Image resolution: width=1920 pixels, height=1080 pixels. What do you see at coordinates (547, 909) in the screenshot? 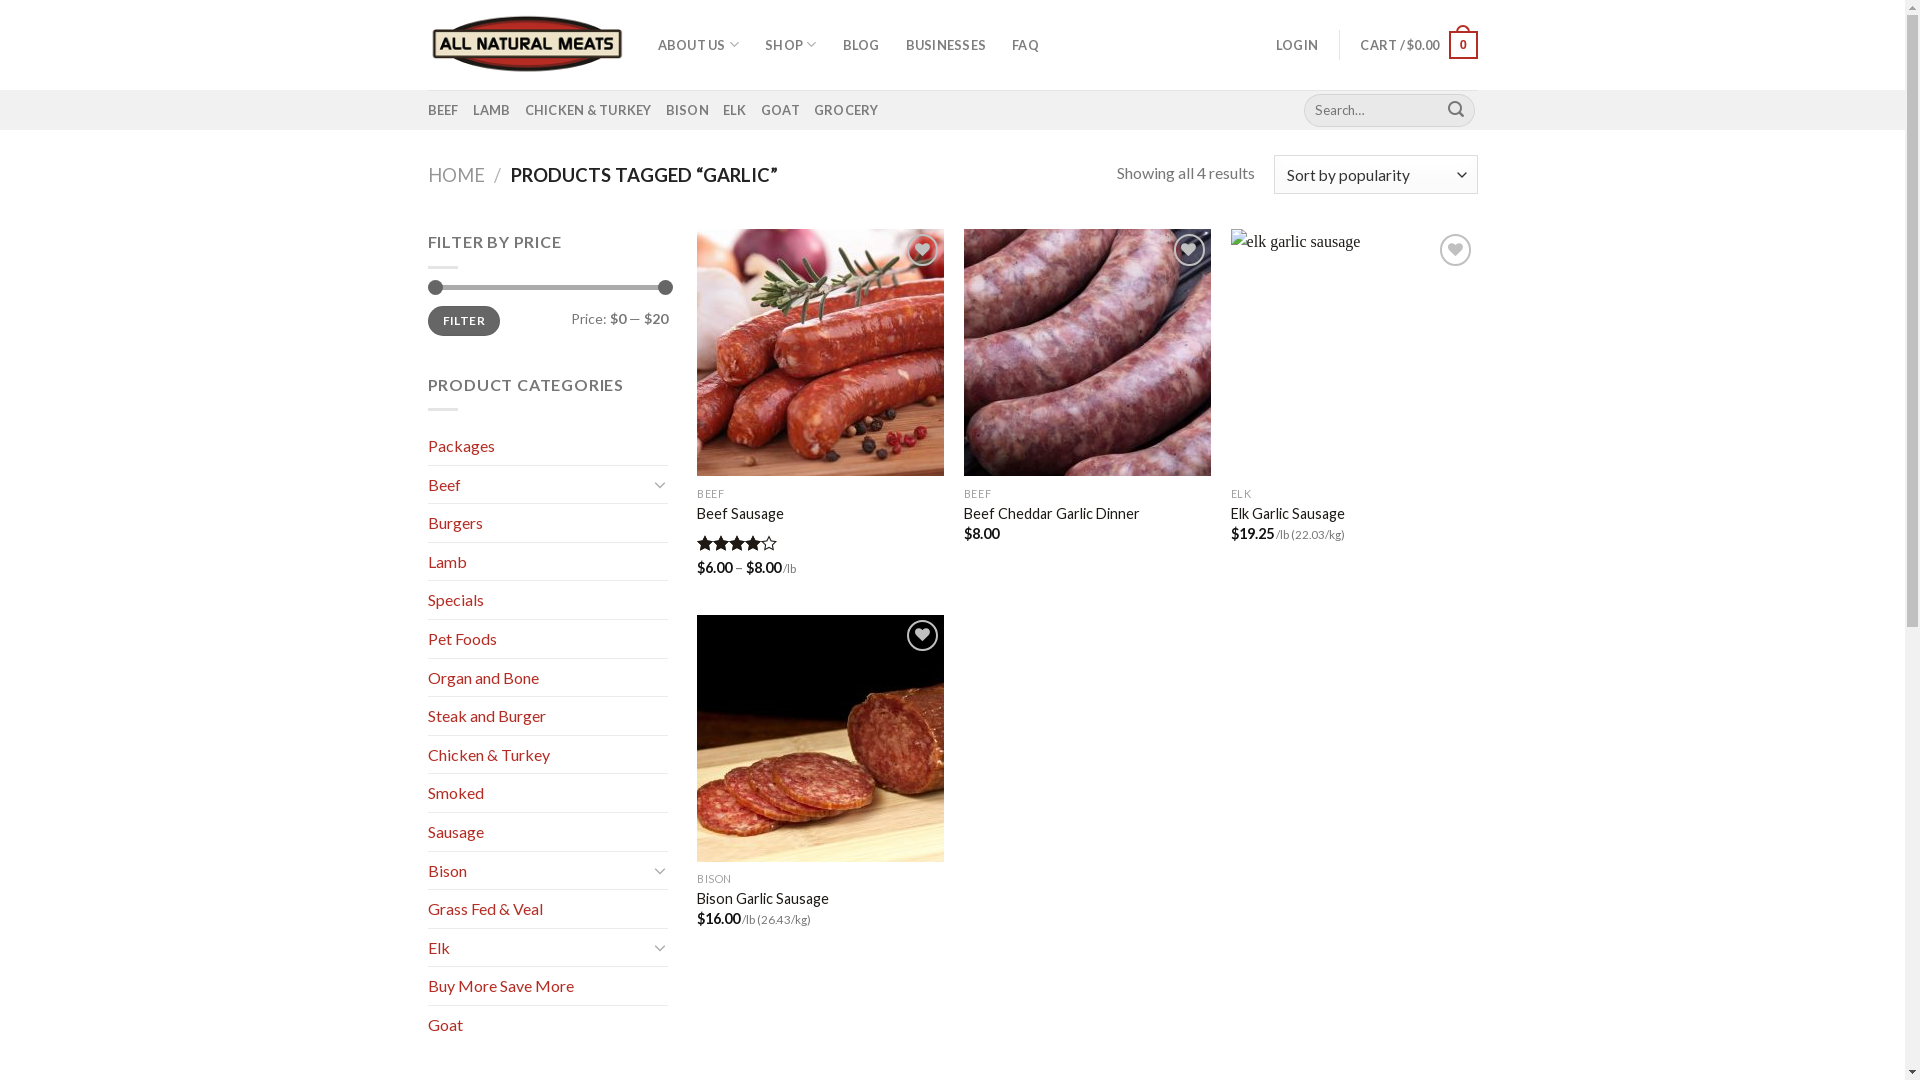
I see `'Grass Fed & Veal'` at bounding box center [547, 909].